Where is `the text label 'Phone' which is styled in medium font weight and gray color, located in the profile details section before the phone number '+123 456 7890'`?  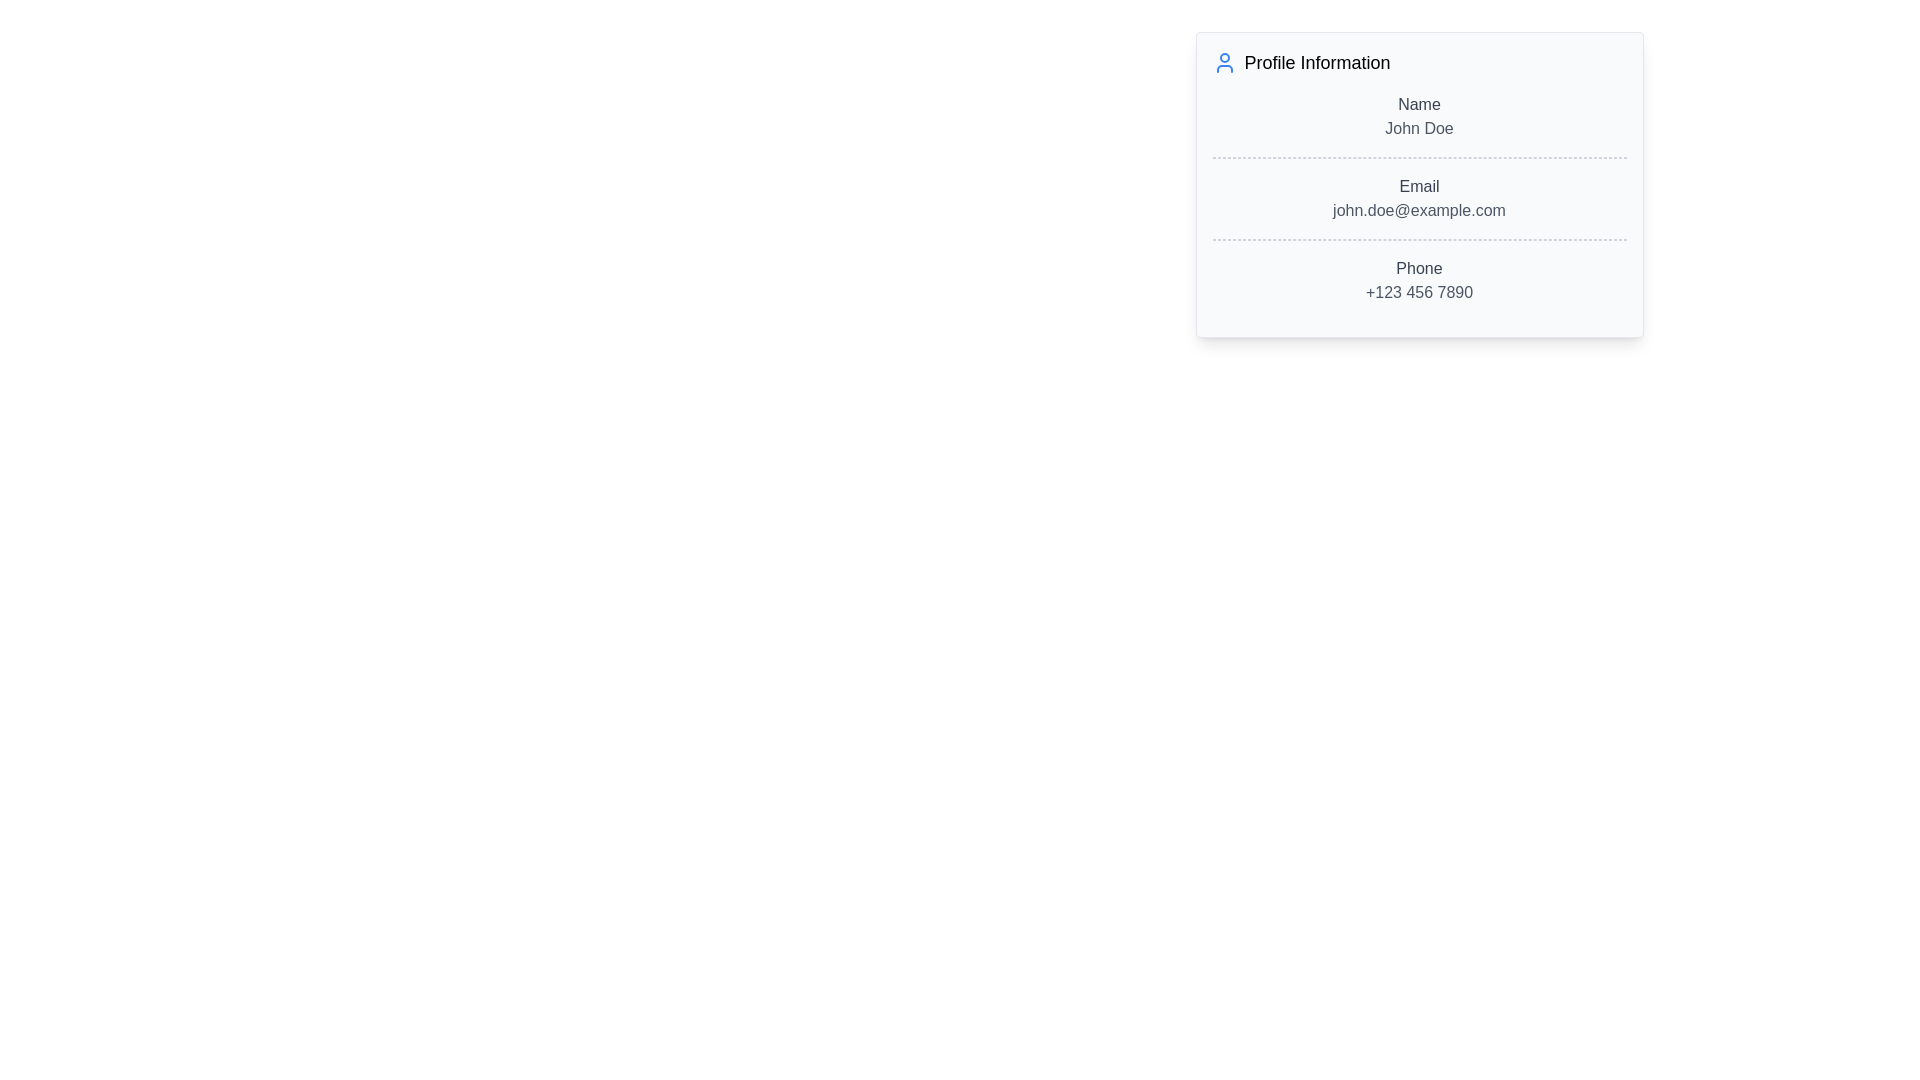
the text label 'Phone' which is styled in medium font weight and gray color, located in the profile details section before the phone number '+123 456 7890' is located at coordinates (1418, 268).